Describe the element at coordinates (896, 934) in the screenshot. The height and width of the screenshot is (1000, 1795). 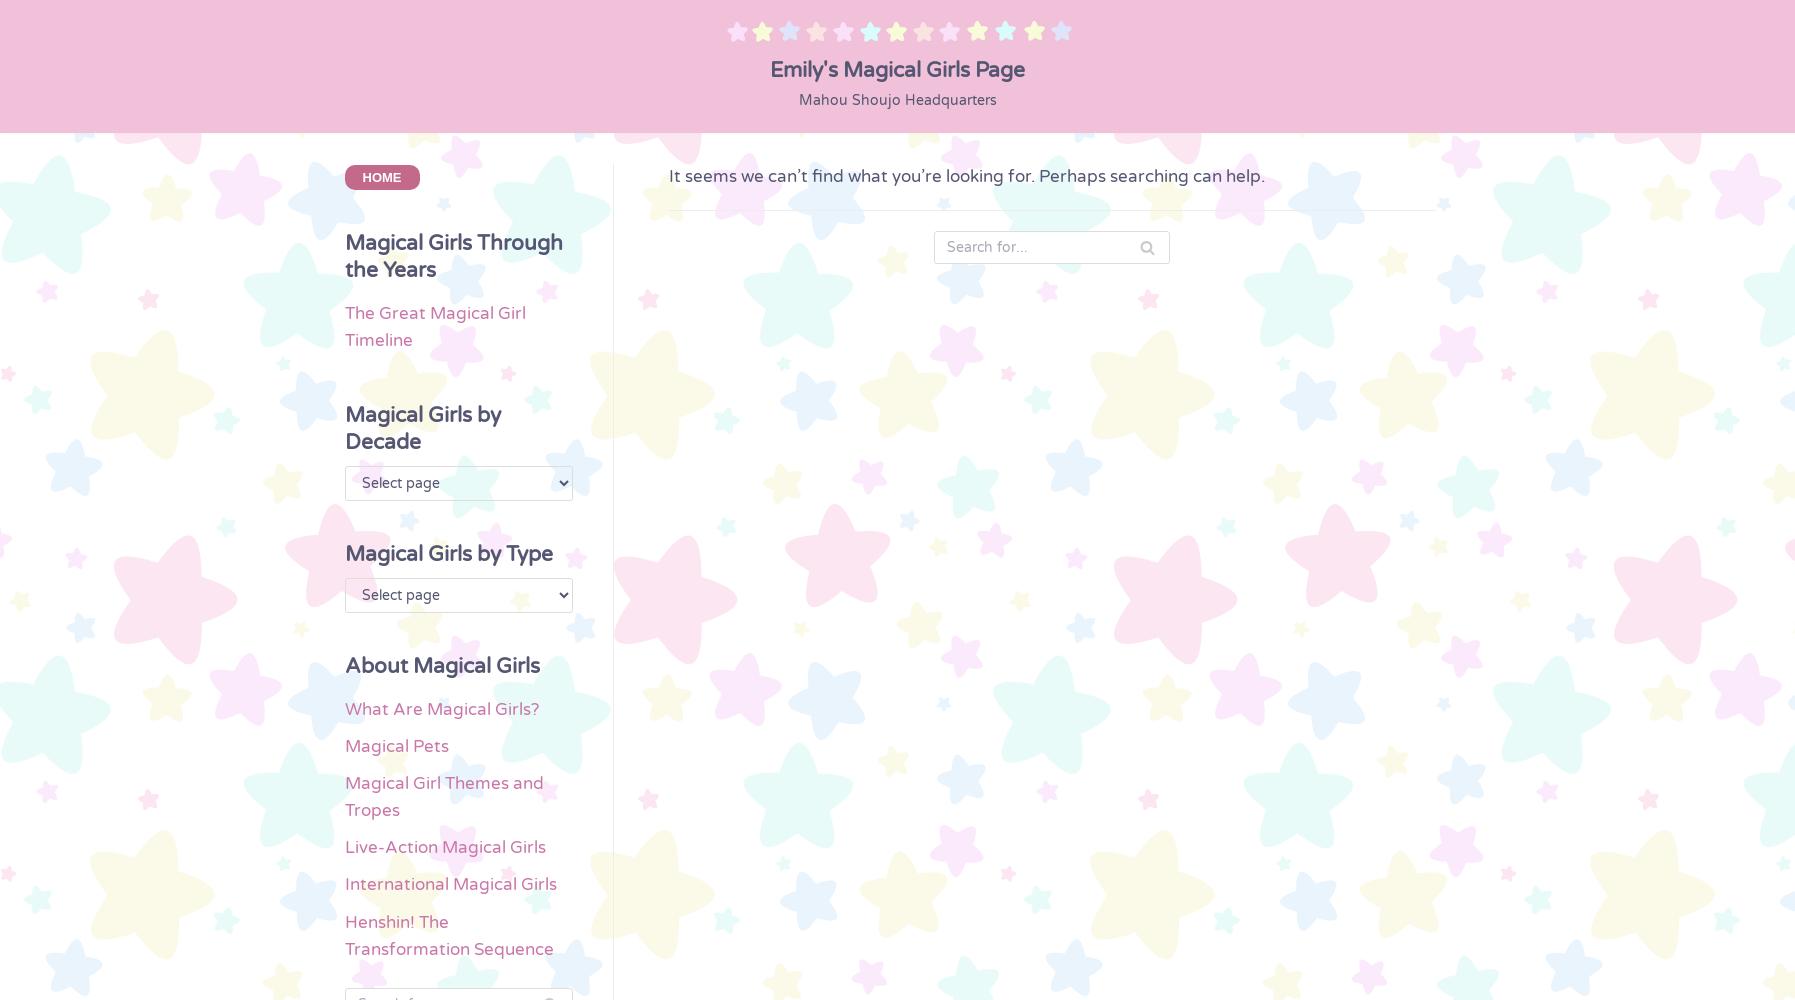
I see `'START TYPING AND PRESS ENTER TO SEARCH'` at that location.